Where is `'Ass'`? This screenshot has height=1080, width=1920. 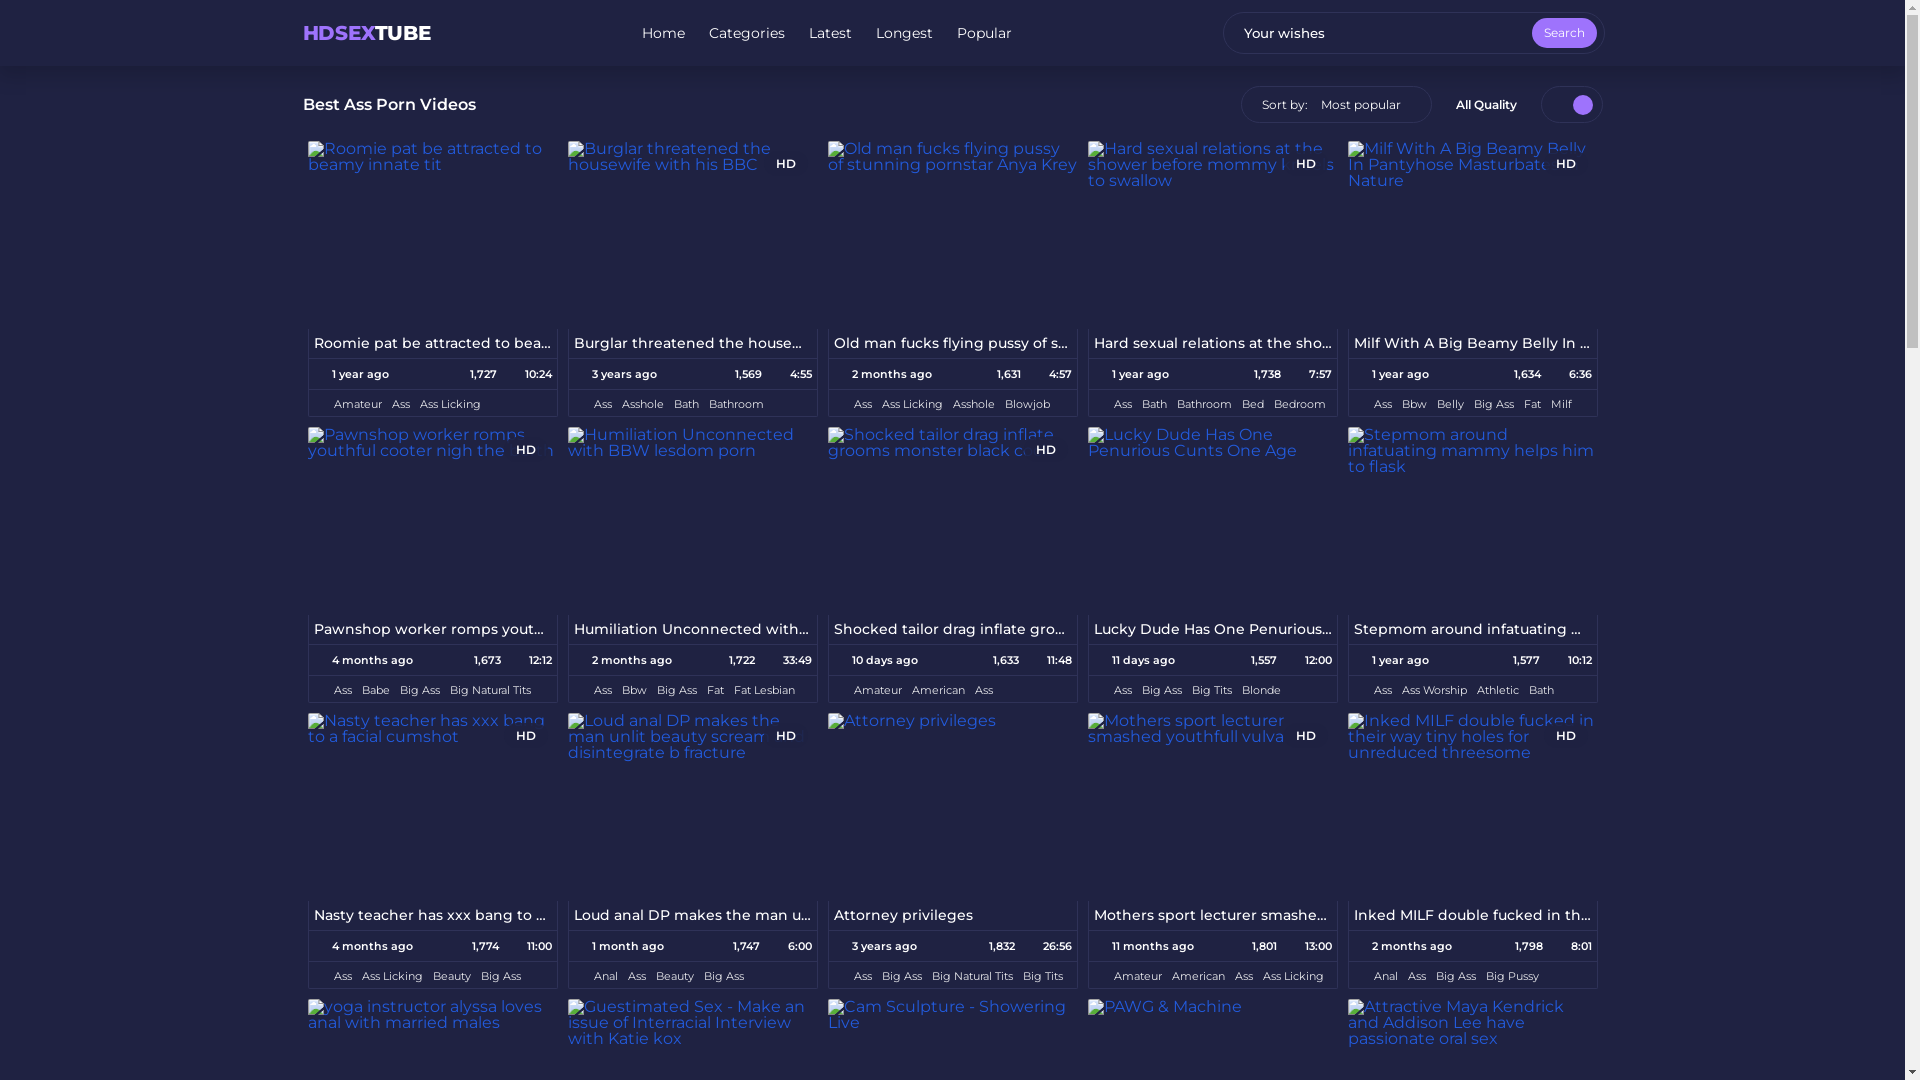
'Ass' is located at coordinates (342, 975).